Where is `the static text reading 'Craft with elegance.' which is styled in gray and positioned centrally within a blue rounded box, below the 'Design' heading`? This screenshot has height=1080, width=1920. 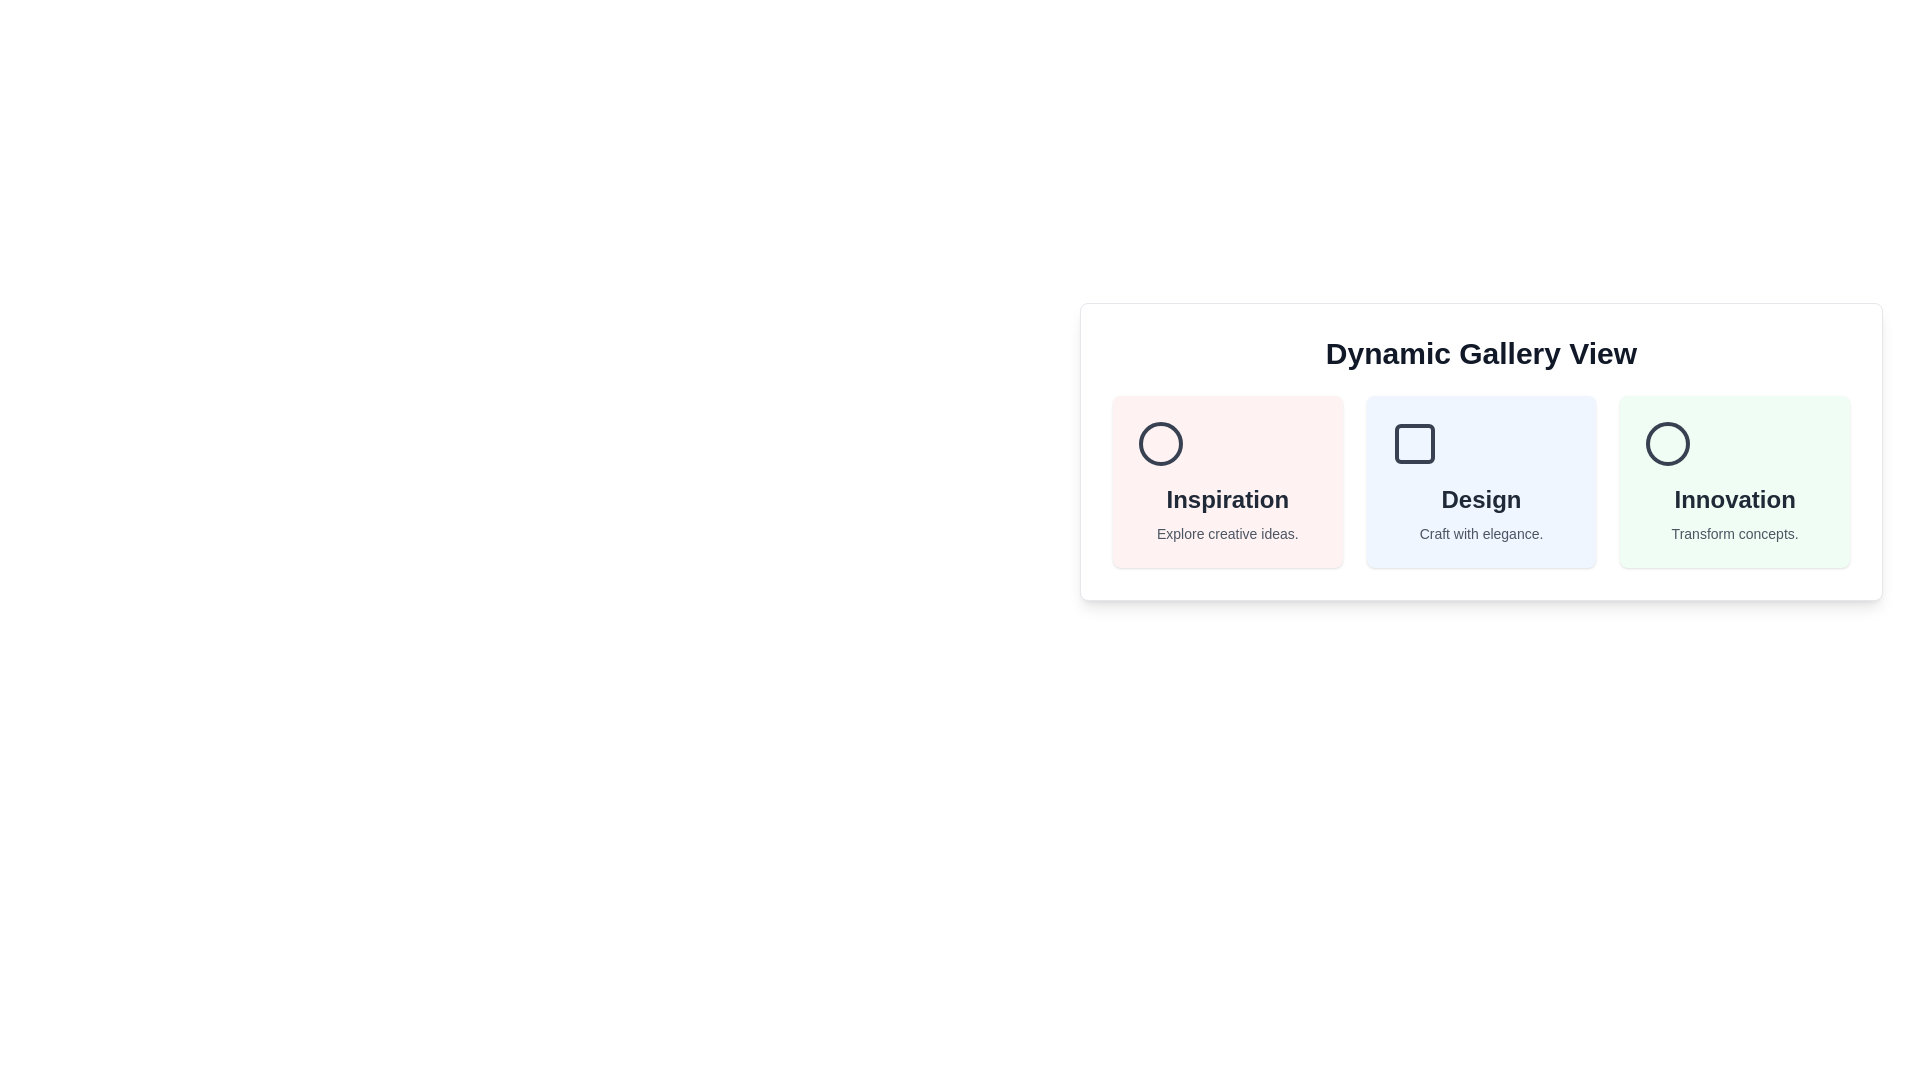 the static text reading 'Craft with elegance.' which is styled in gray and positioned centrally within a blue rounded box, below the 'Design' heading is located at coordinates (1481, 532).